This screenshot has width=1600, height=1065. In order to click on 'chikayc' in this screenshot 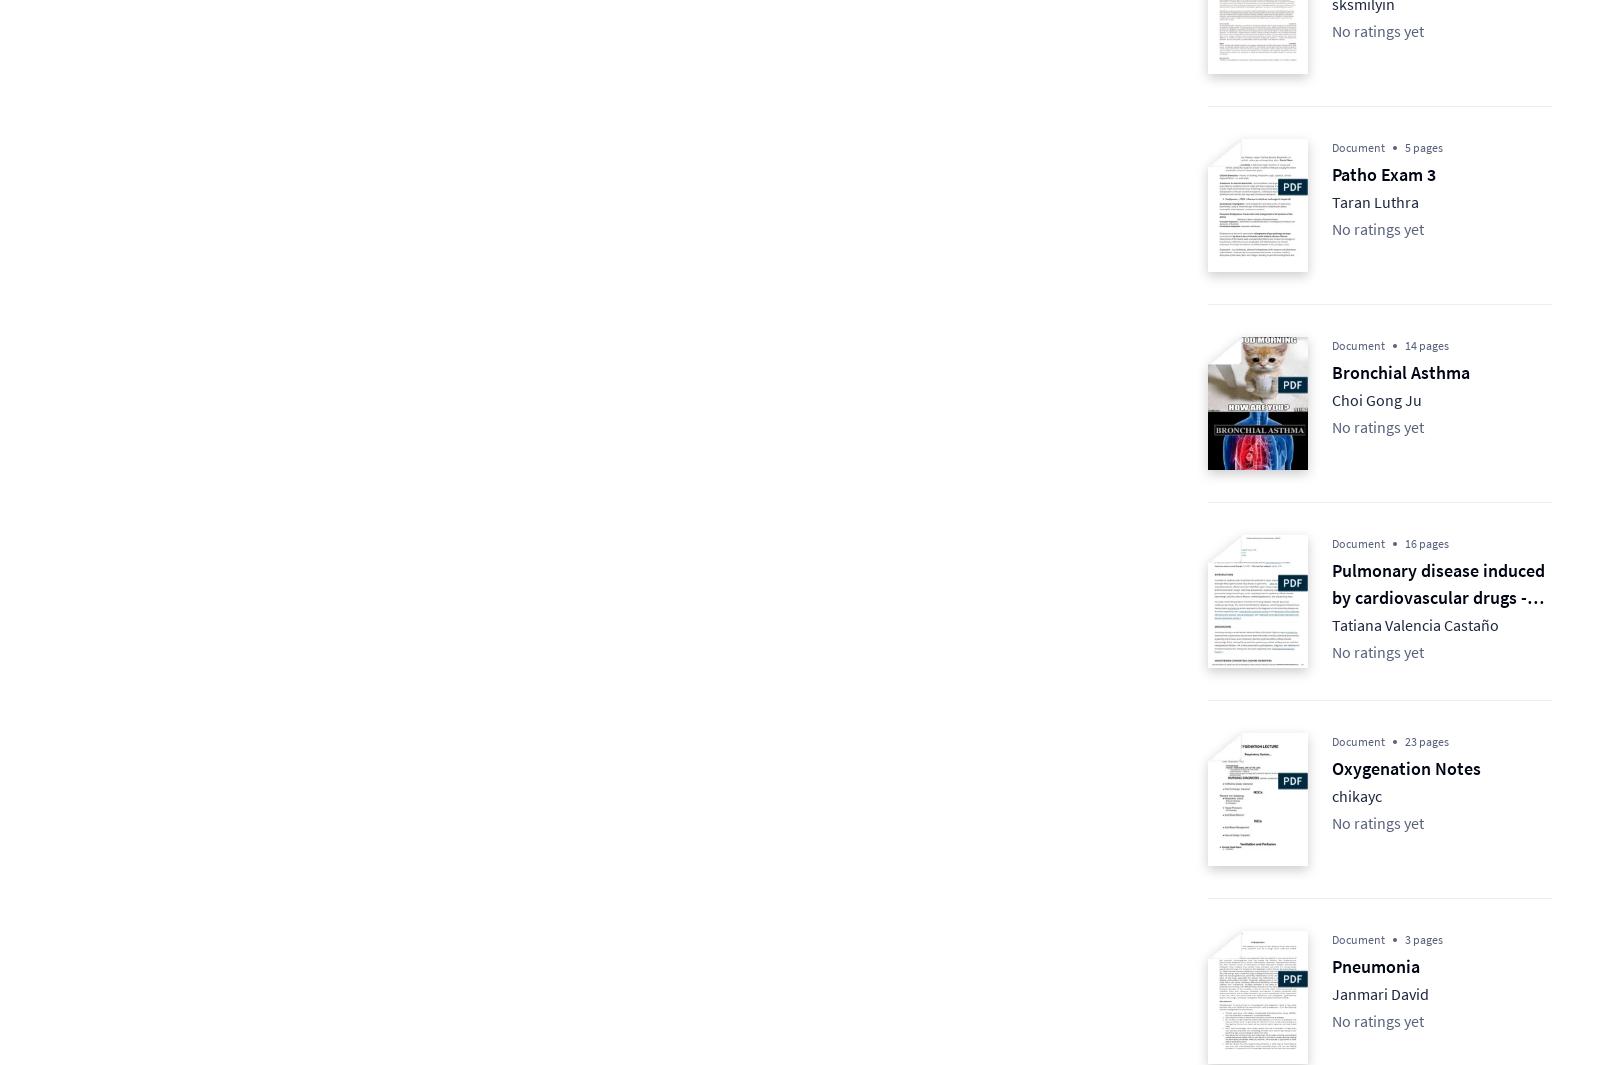, I will do `click(1355, 795)`.